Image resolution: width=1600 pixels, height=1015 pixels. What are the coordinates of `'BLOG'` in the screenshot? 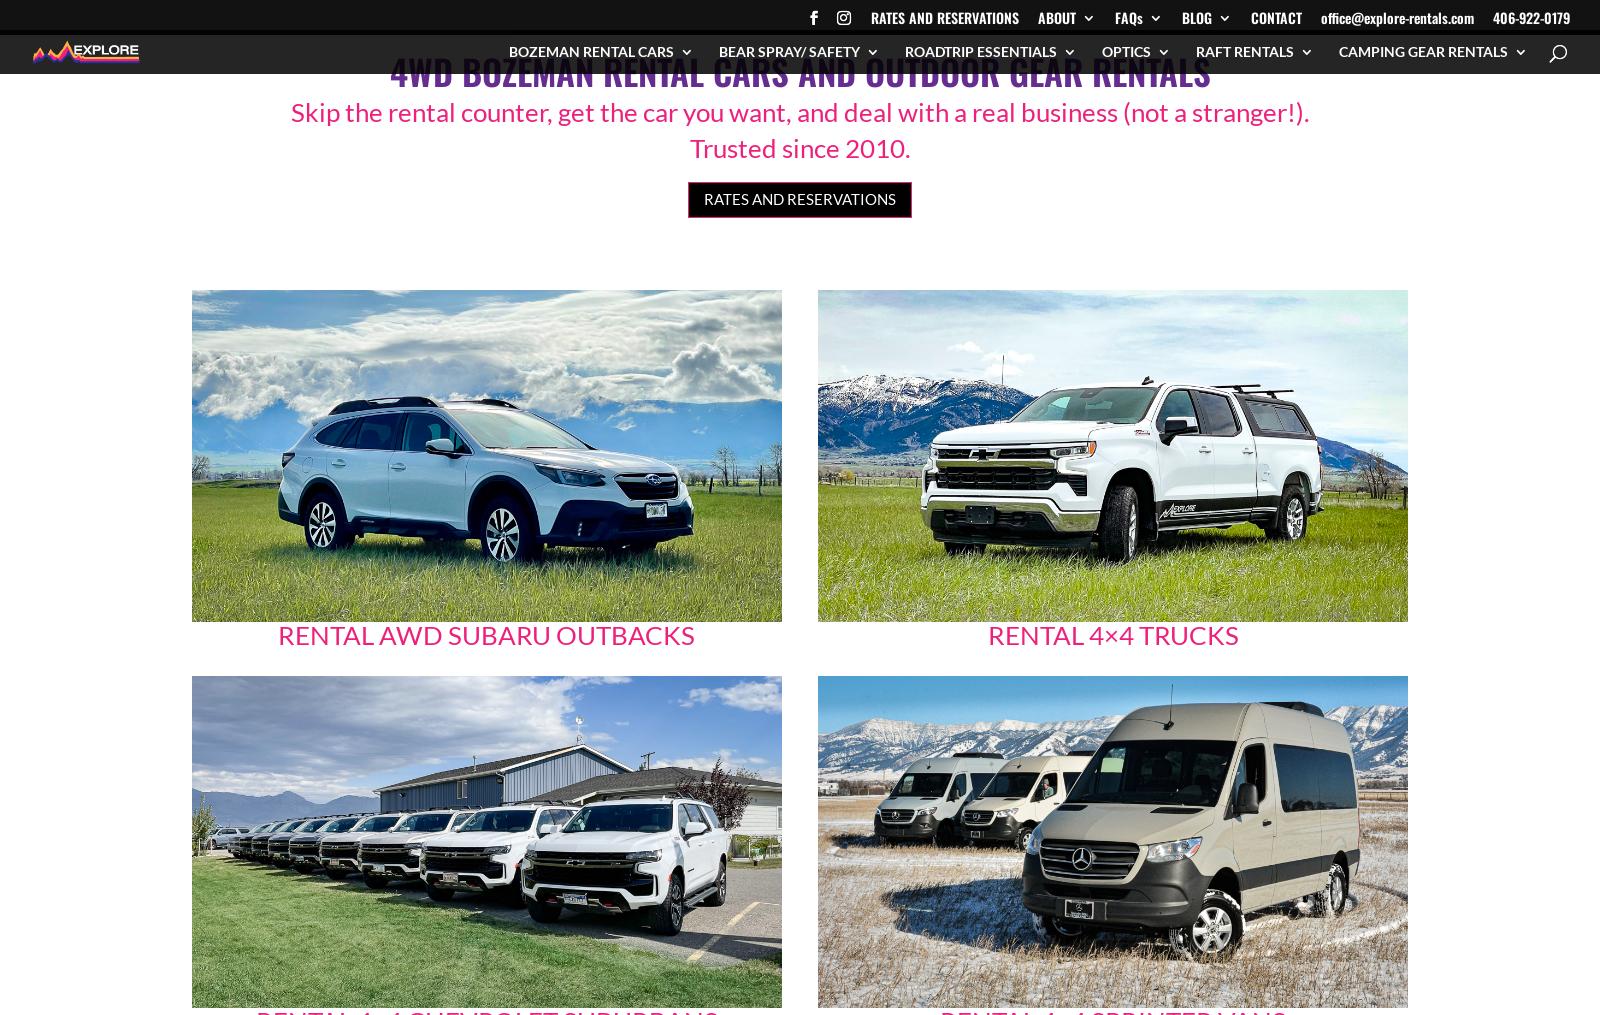 It's located at (1196, 15).